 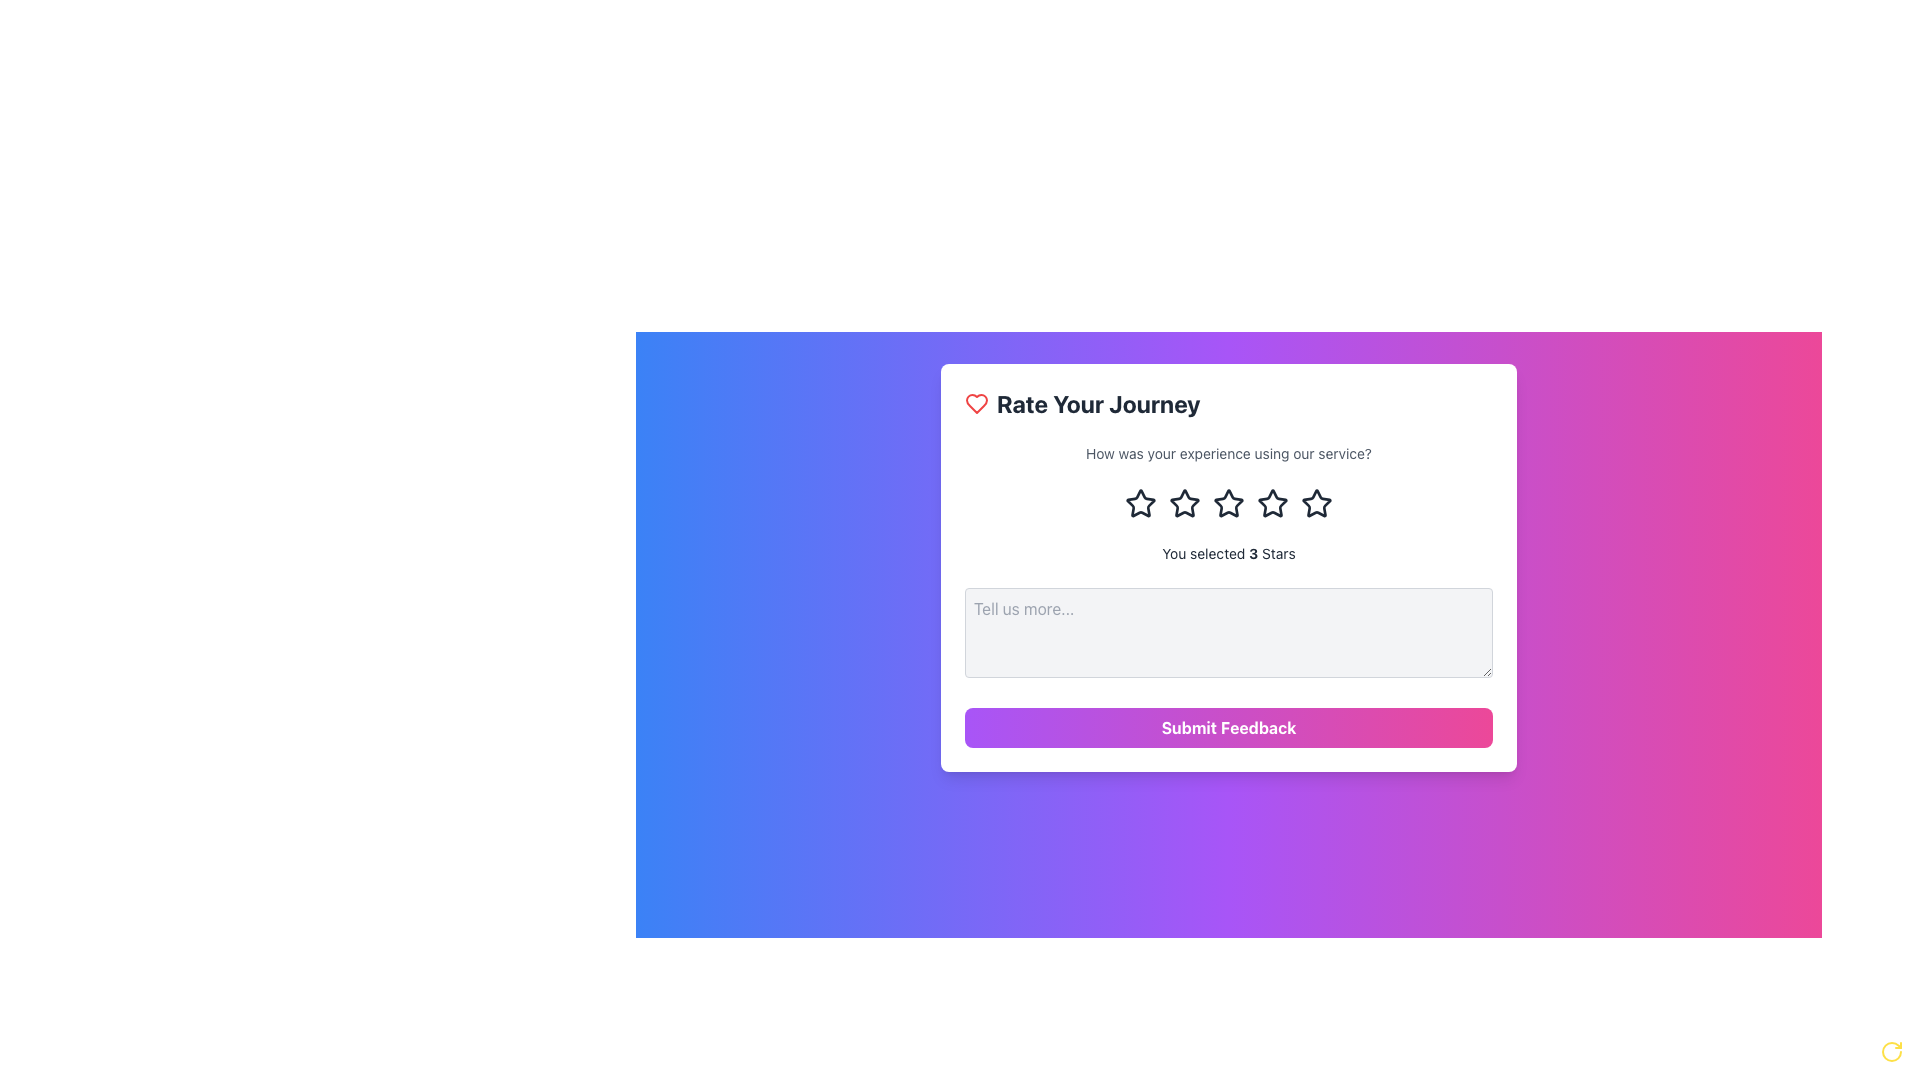 I want to click on the third star icon, which is outlined and represents a rating symbol in the feedback form, to rate it, so click(x=1227, y=502).